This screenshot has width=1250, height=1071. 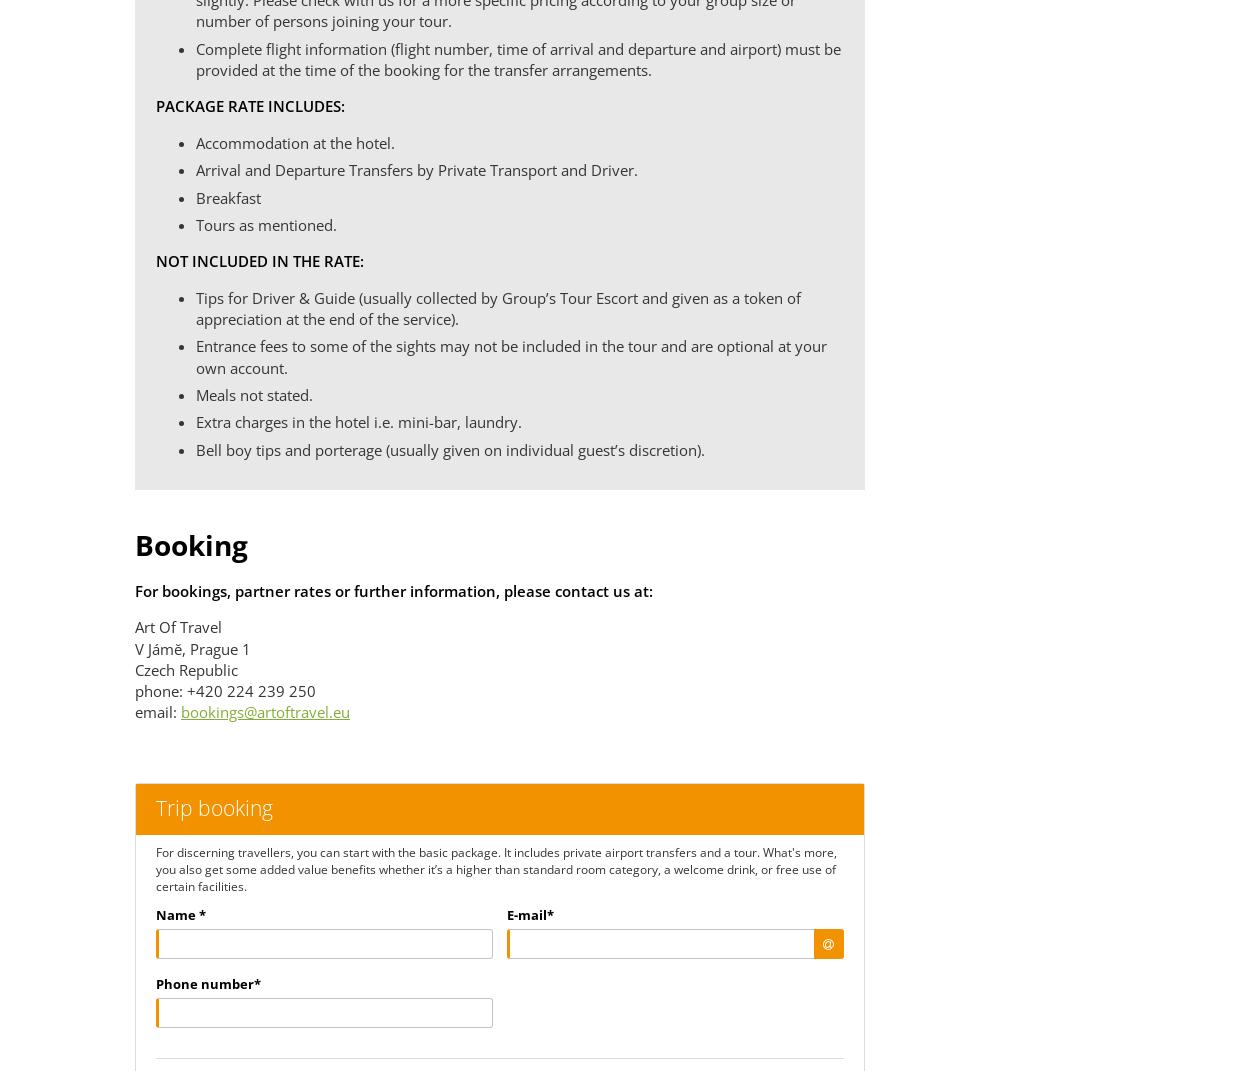 What do you see at coordinates (510, 355) in the screenshot?
I see `'Entrance fees to some of the sights may not be included in the tour and are optional at your own account.'` at bounding box center [510, 355].